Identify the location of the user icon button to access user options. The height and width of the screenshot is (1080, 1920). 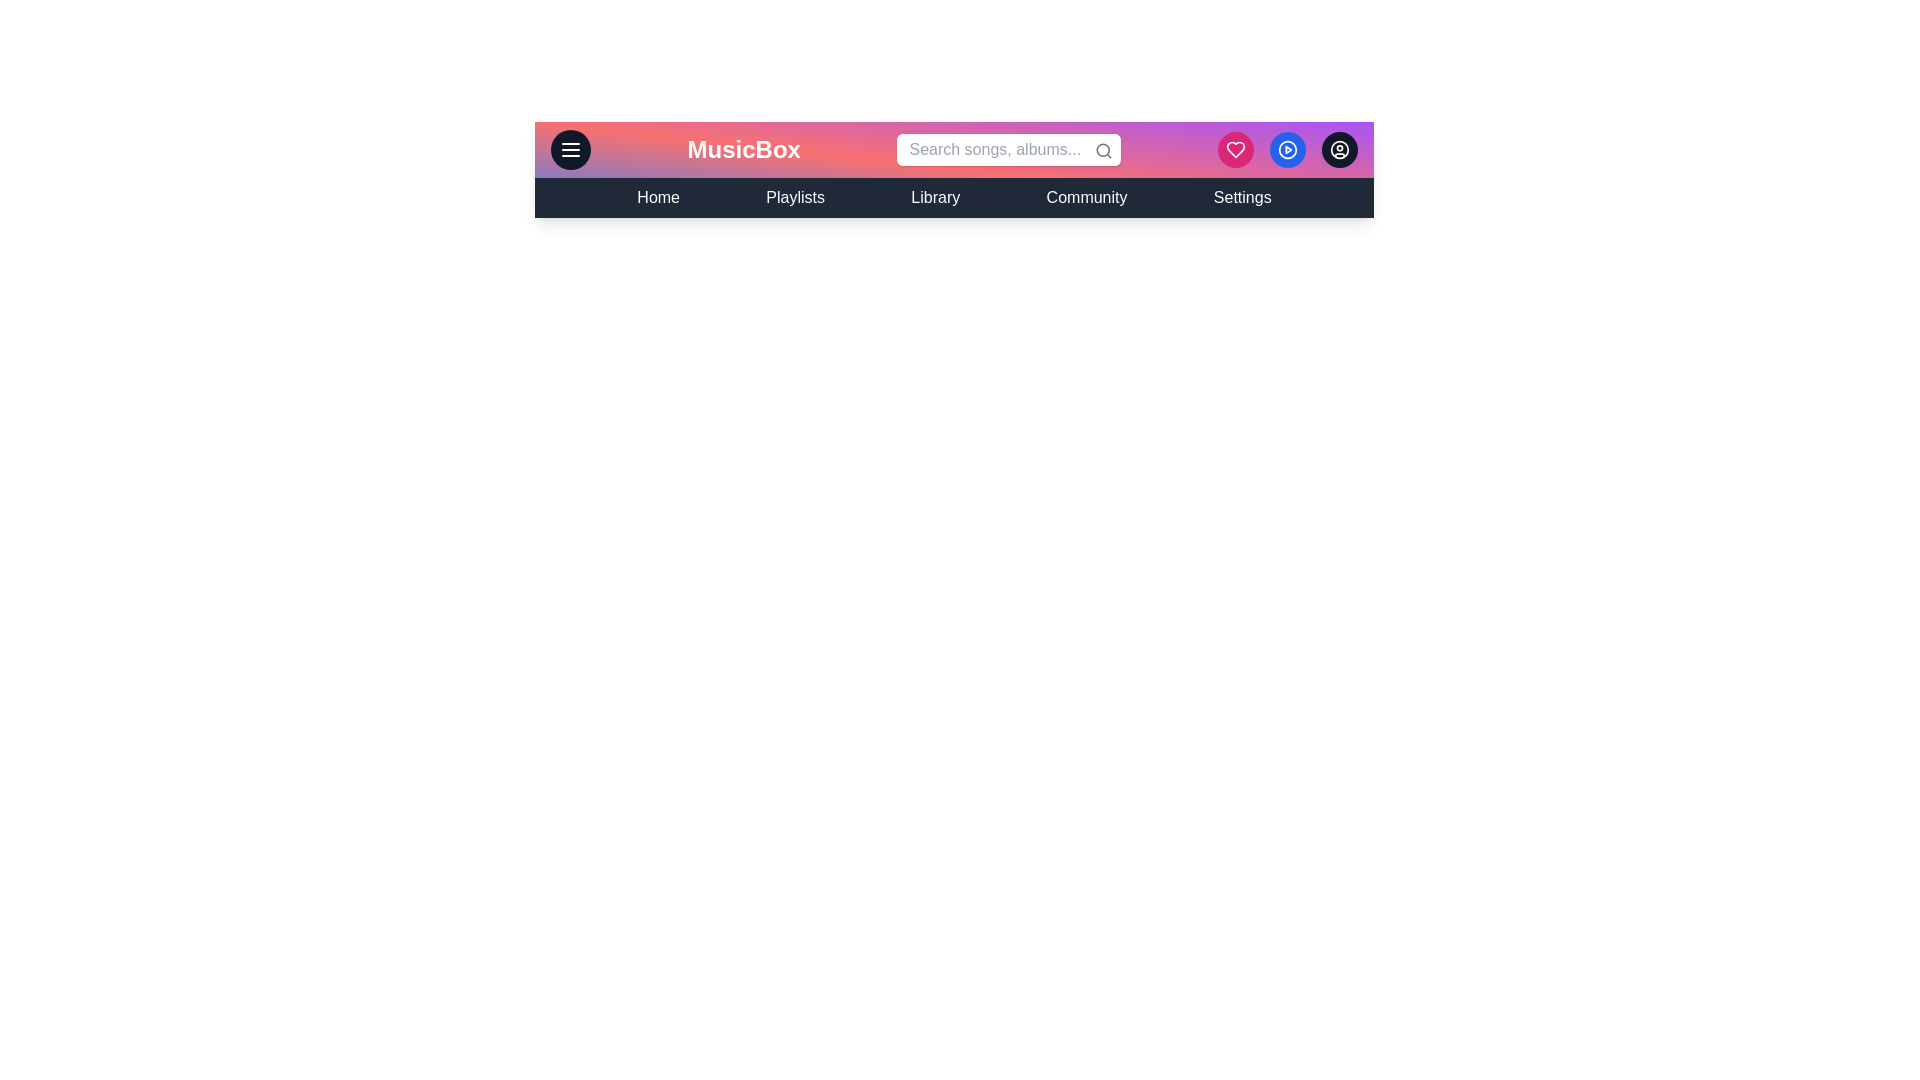
(1339, 149).